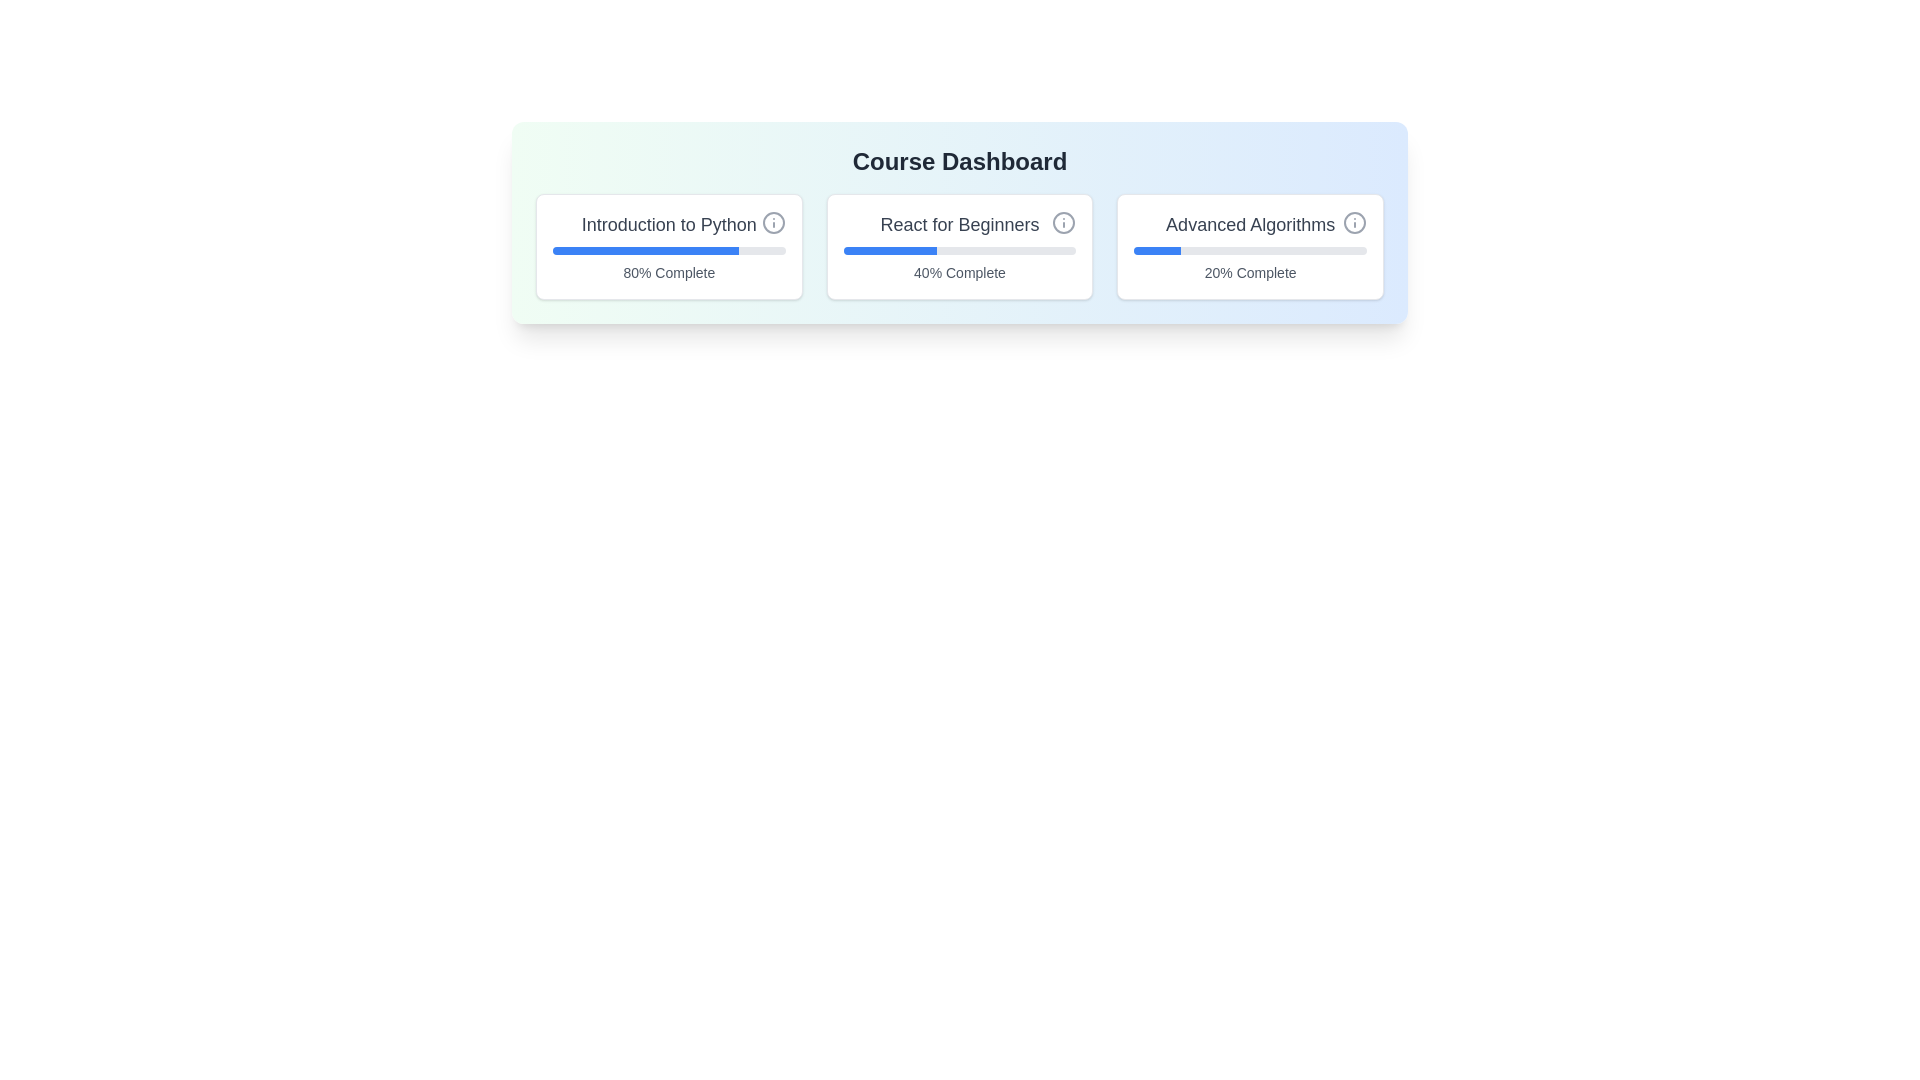  Describe the element at coordinates (772, 223) in the screenshot. I see `the information button for Introduction to Python` at that location.